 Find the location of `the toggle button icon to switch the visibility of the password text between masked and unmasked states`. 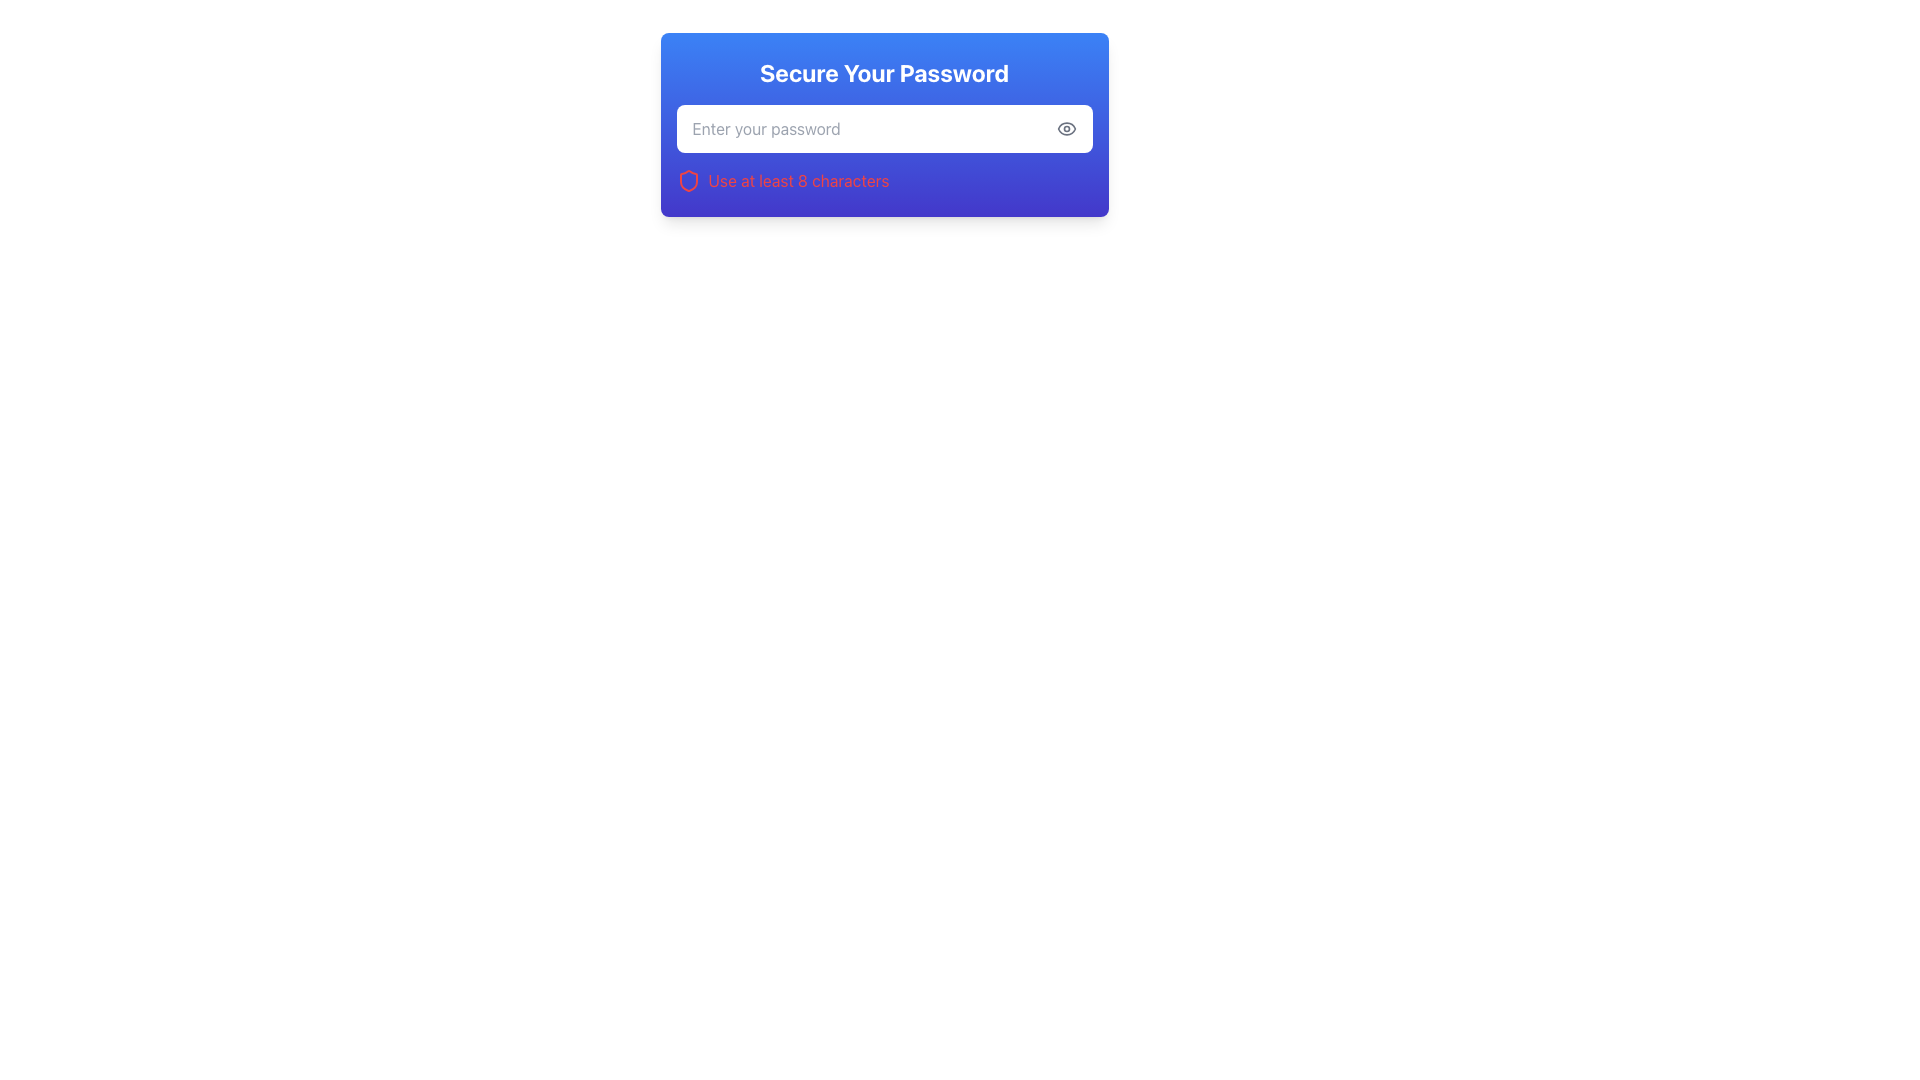

the toggle button icon to switch the visibility of the password text between masked and unmasked states is located at coordinates (1065, 128).